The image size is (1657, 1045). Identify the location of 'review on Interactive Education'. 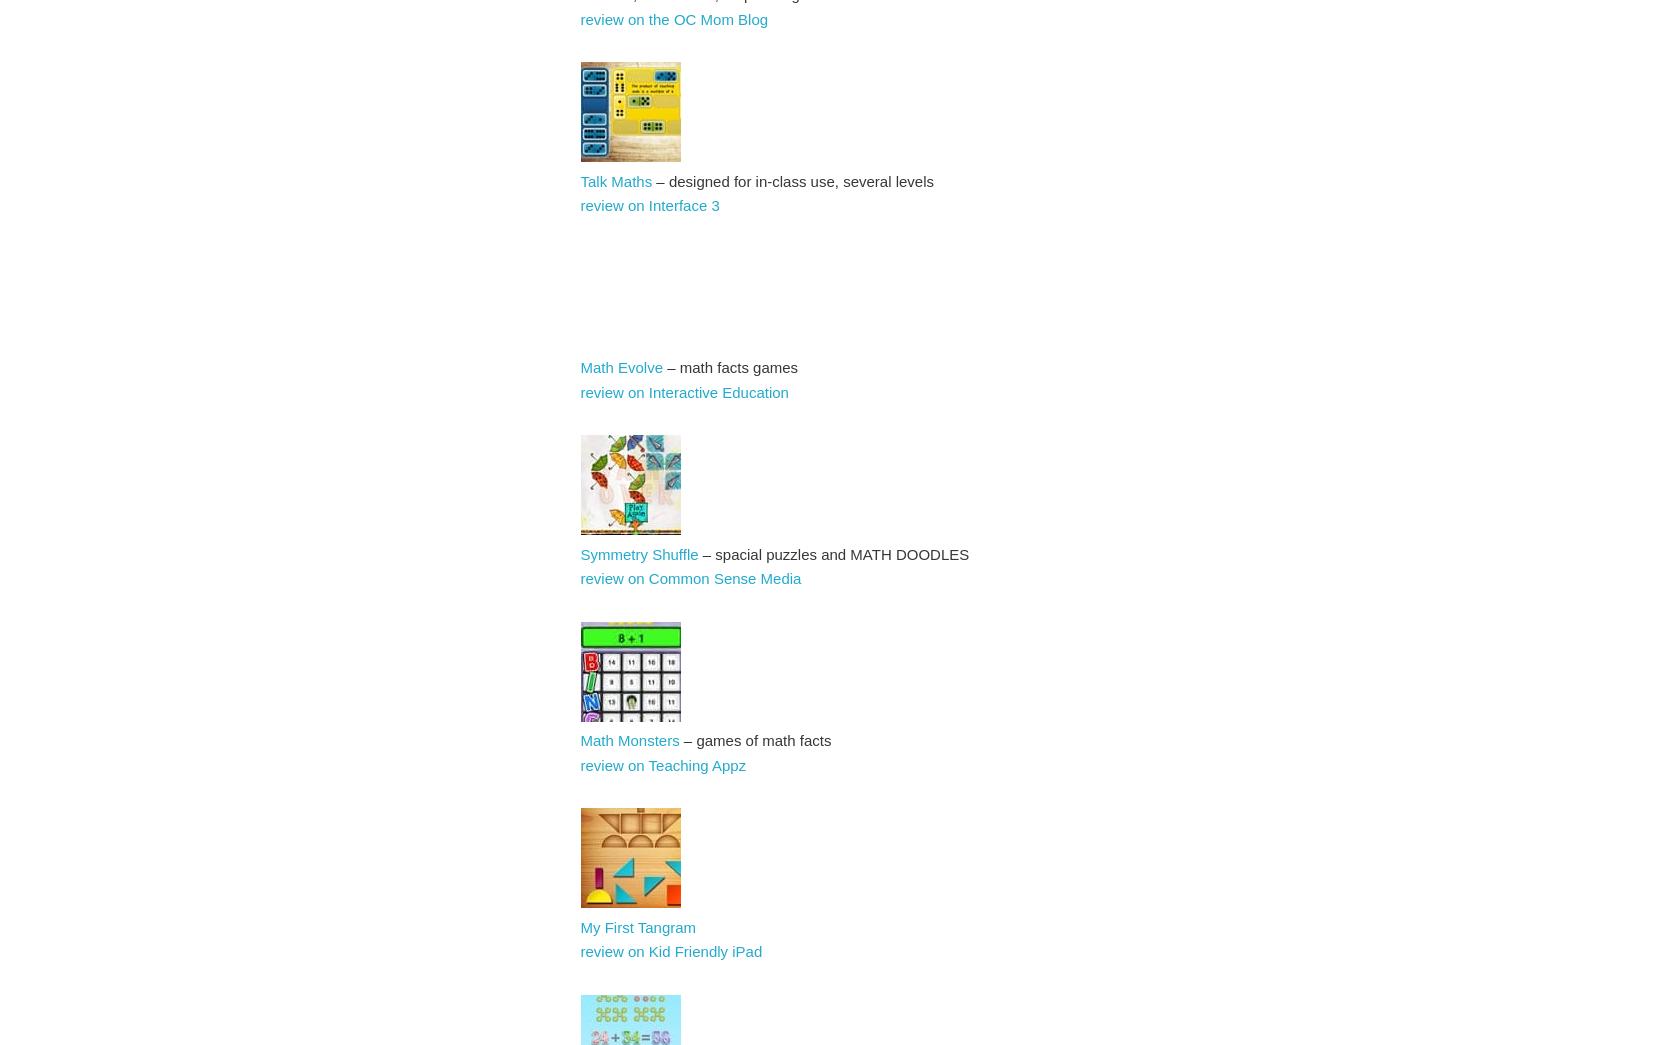
(685, 390).